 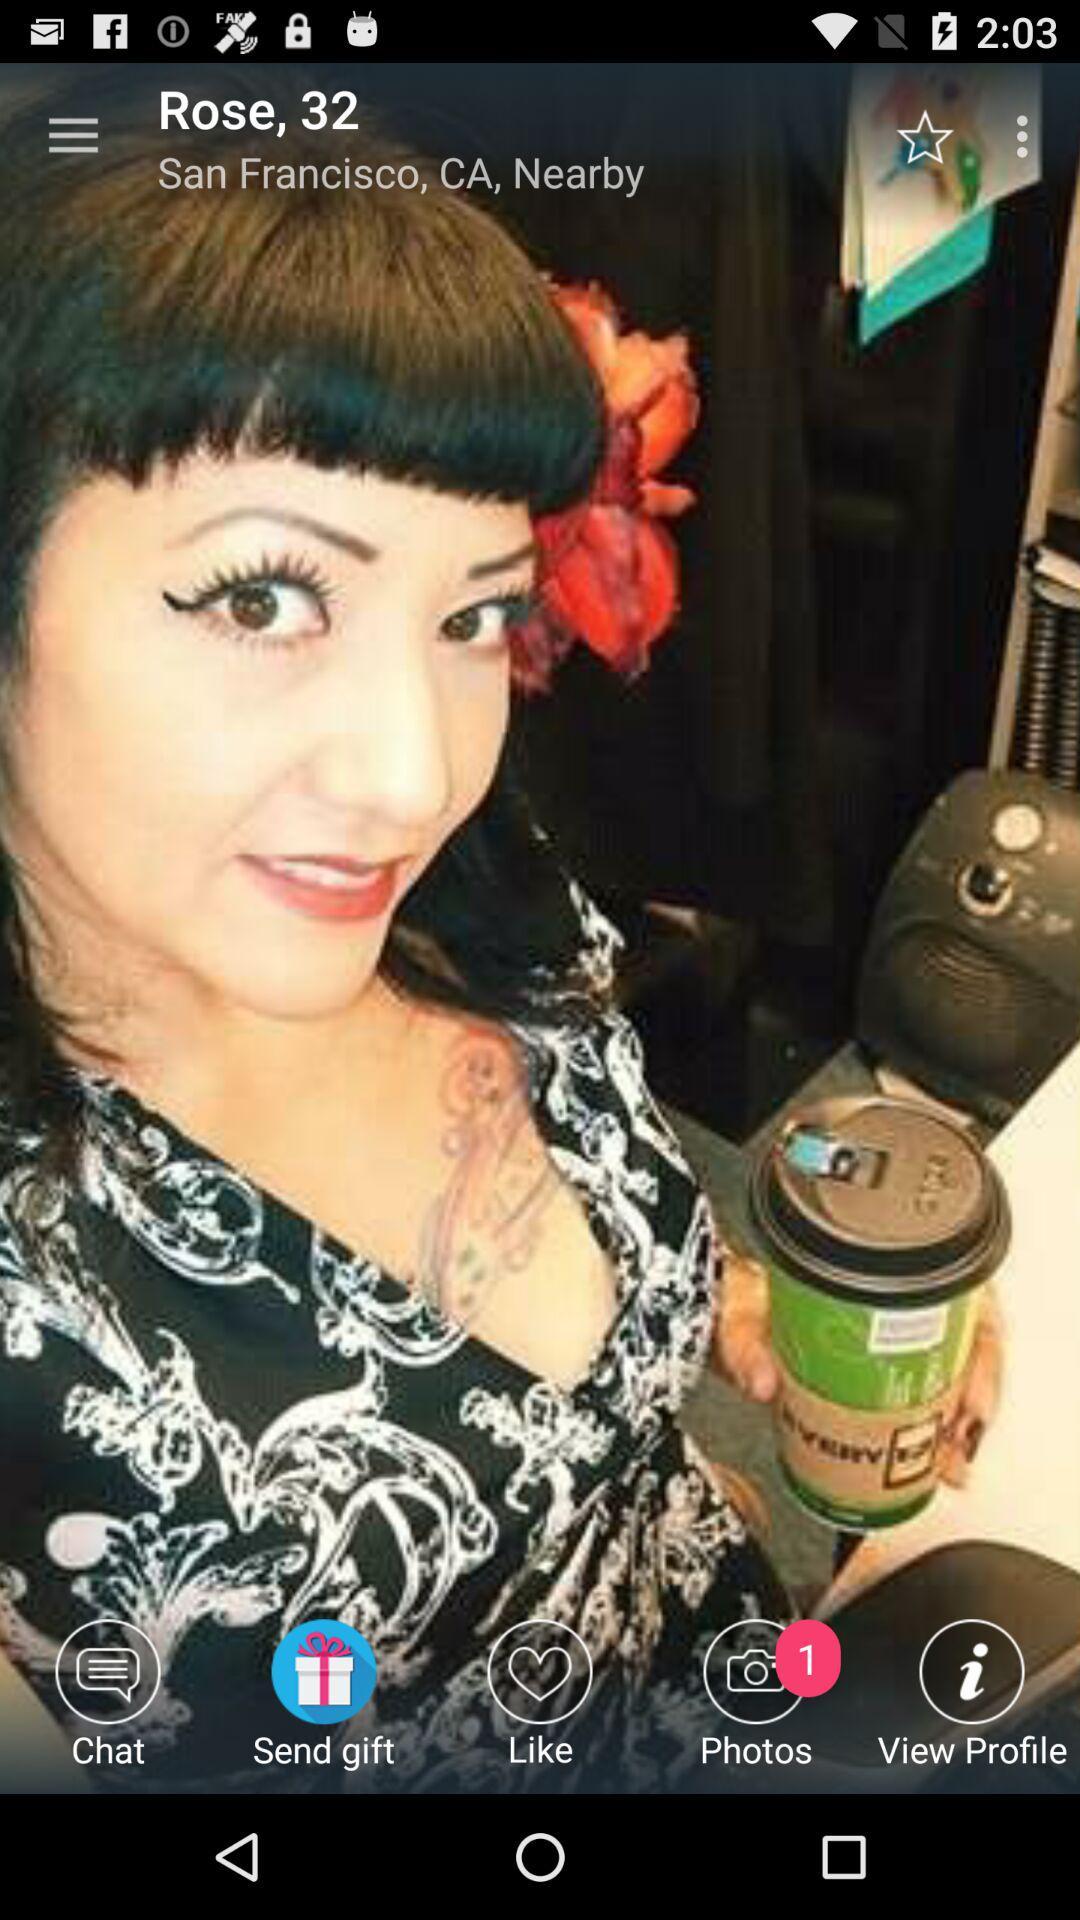 What do you see at coordinates (540, 1705) in the screenshot?
I see `item next to the photos` at bounding box center [540, 1705].